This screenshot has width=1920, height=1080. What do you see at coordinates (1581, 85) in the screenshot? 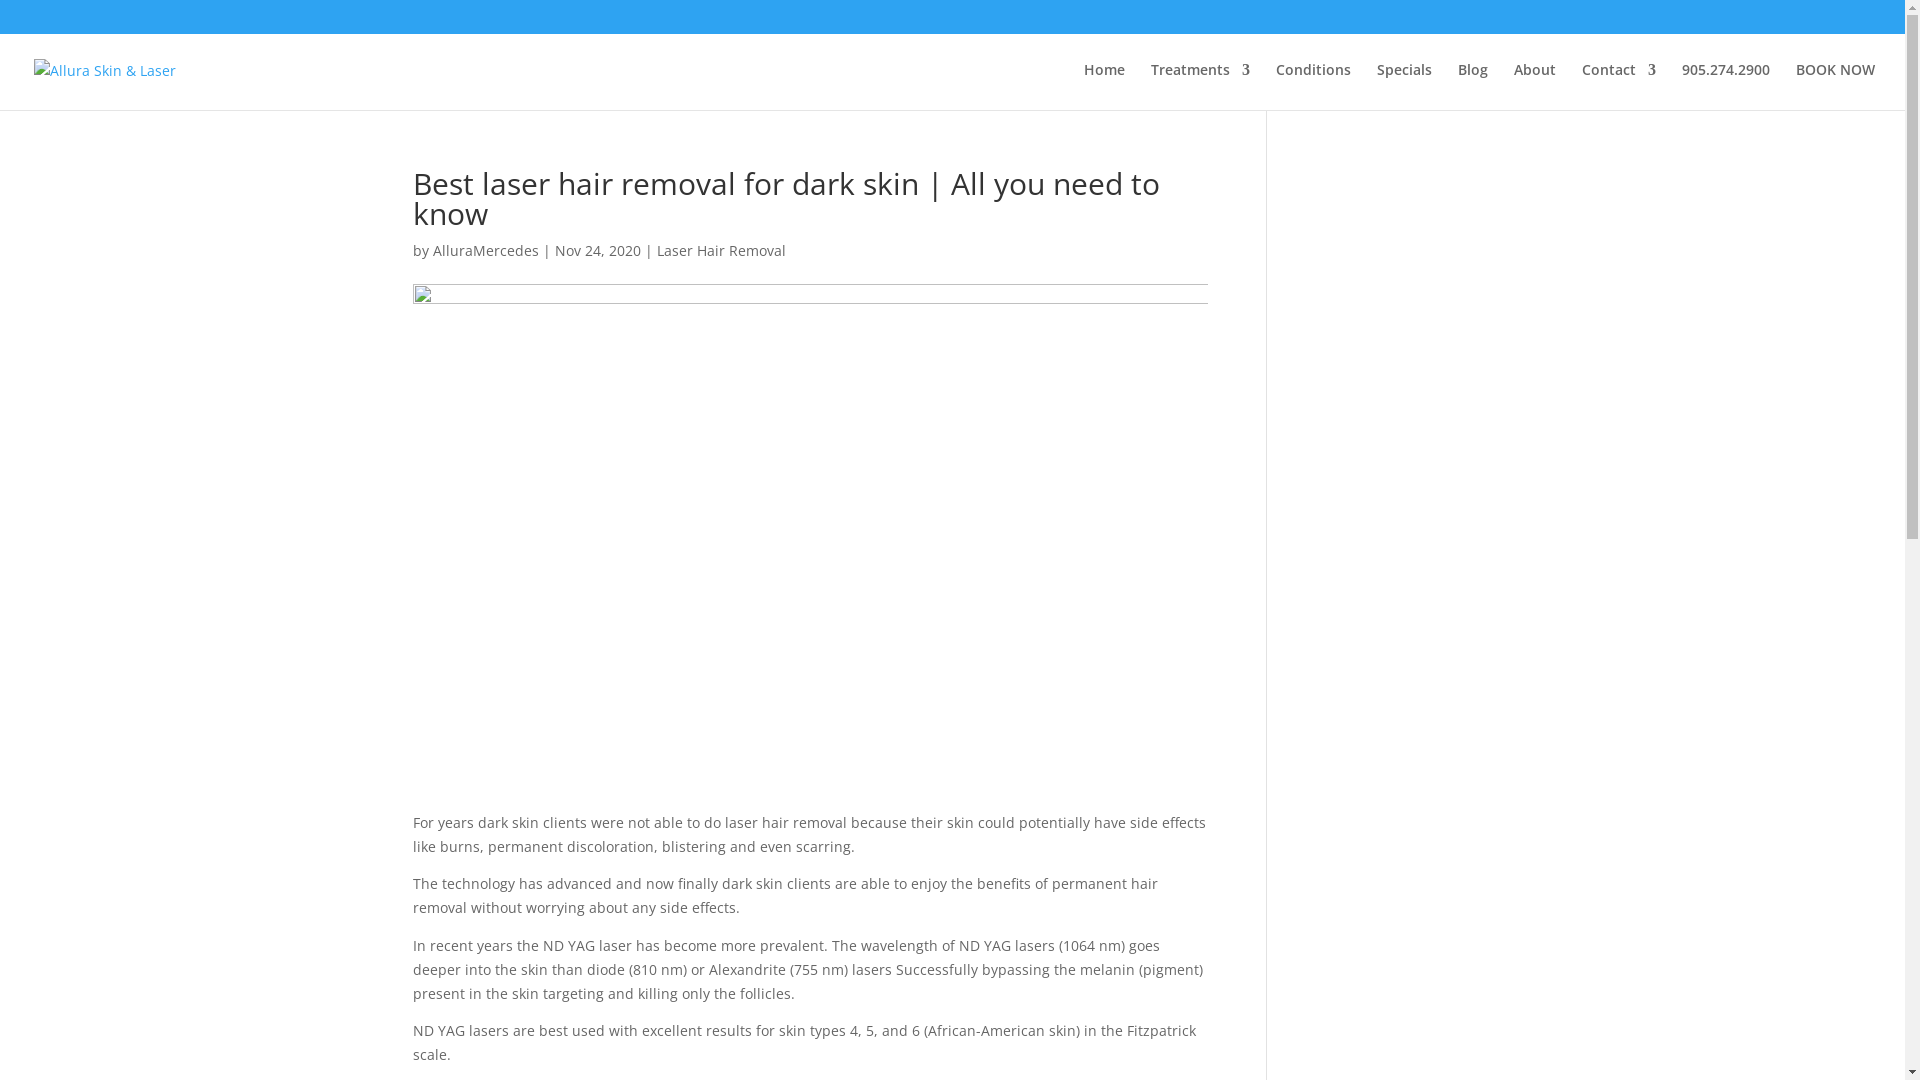
I see `'Contact'` at bounding box center [1581, 85].